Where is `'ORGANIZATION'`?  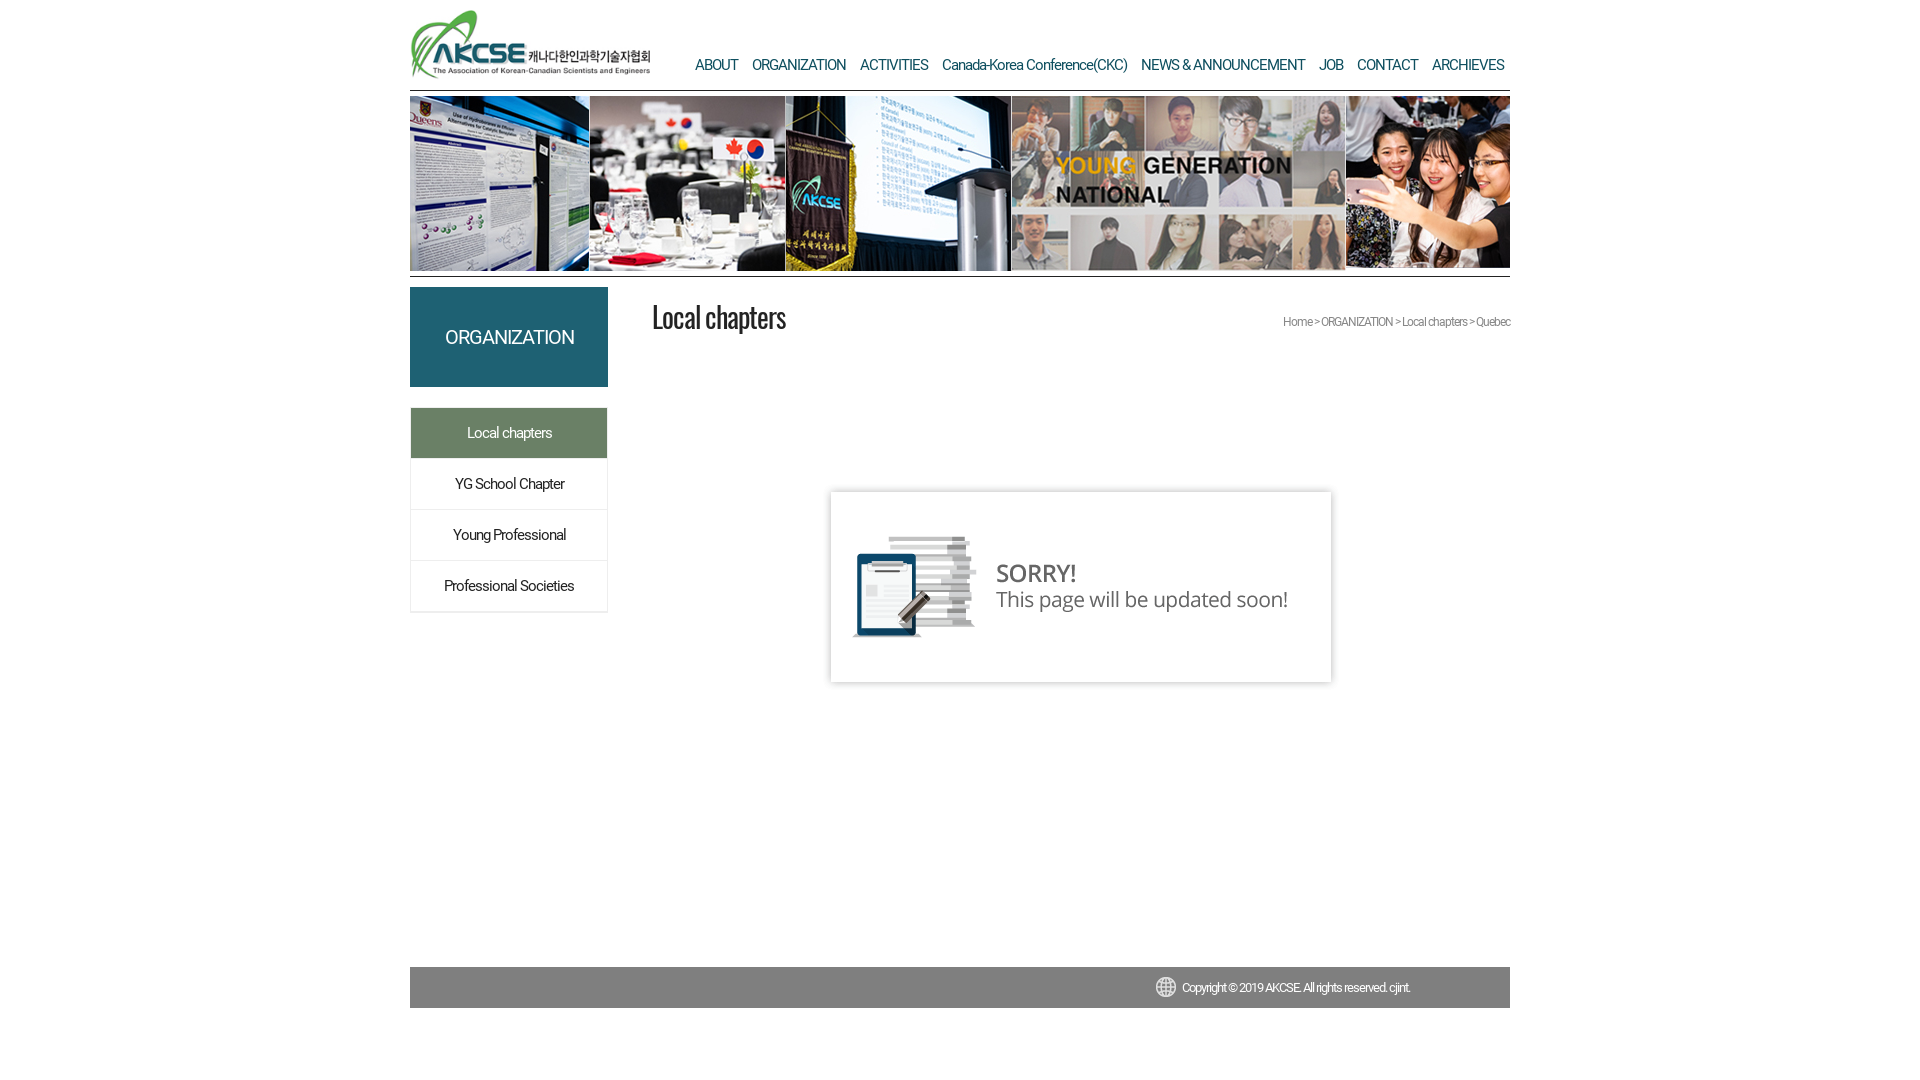 'ORGANIZATION' is located at coordinates (797, 64).